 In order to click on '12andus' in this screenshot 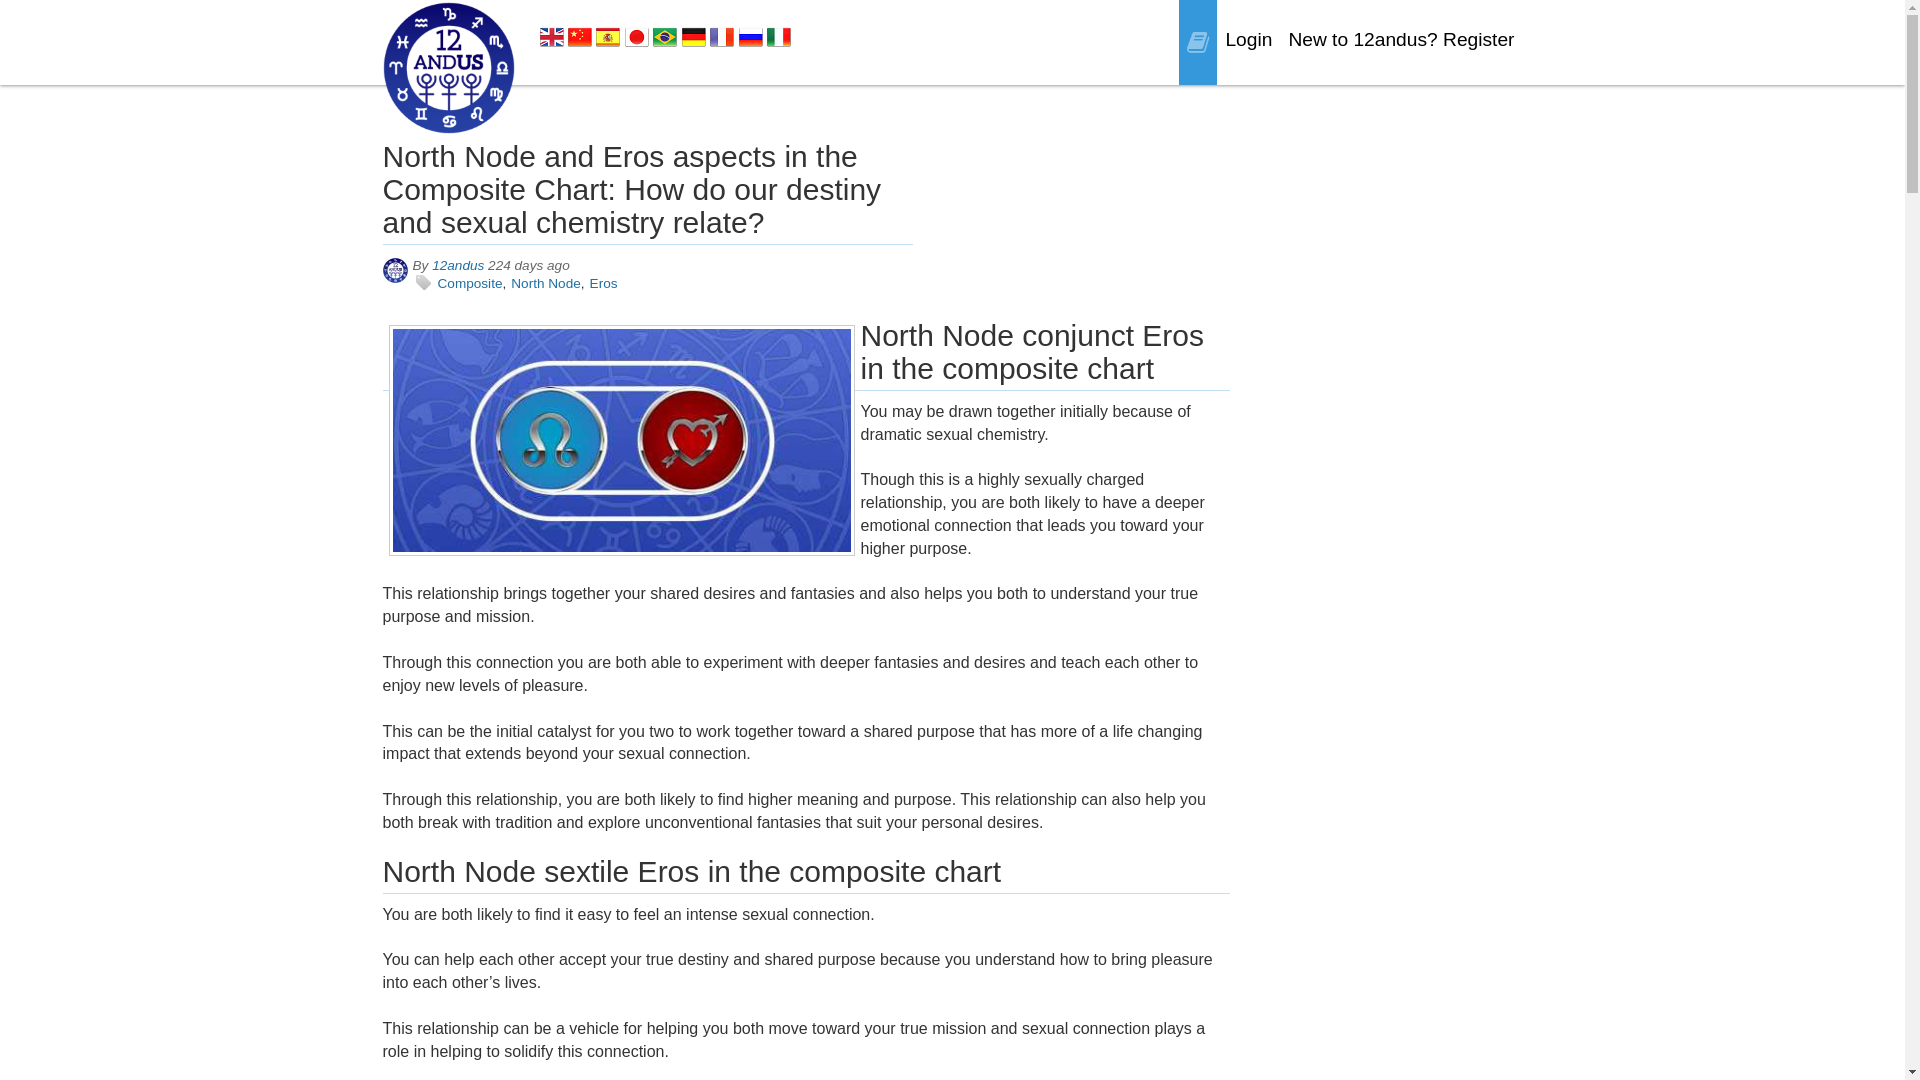, I will do `click(382, 270)`.